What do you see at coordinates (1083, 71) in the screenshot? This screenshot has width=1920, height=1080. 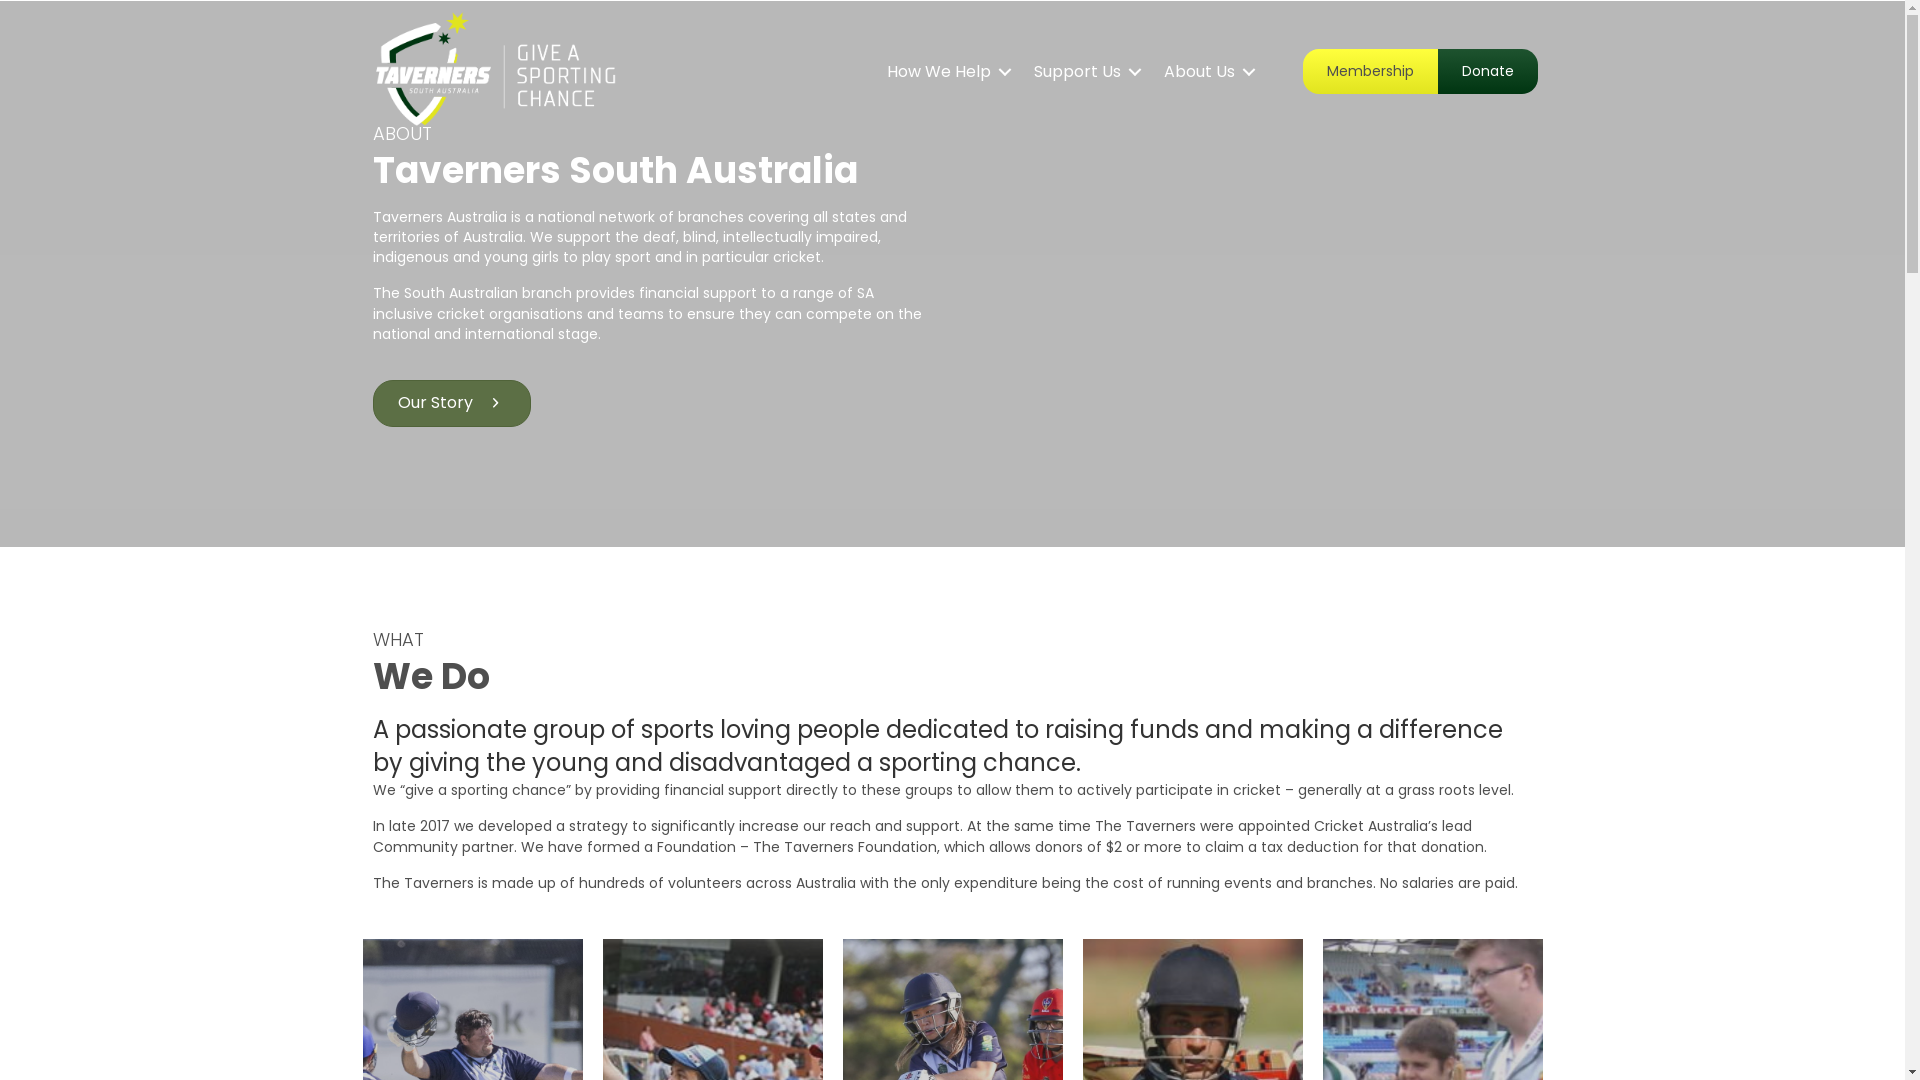 I see `'Support Us'` at bounding box center [1083, 71].